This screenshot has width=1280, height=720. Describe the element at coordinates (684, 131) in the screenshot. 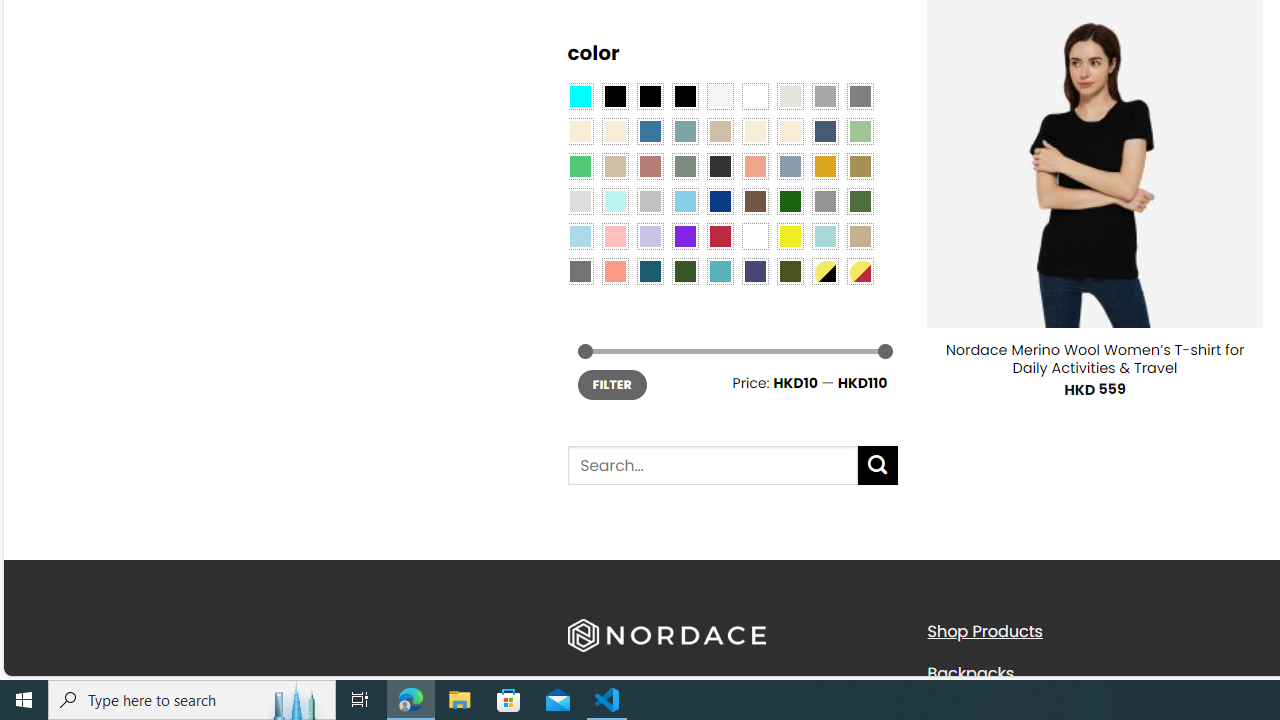

I see `'Blue Sage'` at that location.